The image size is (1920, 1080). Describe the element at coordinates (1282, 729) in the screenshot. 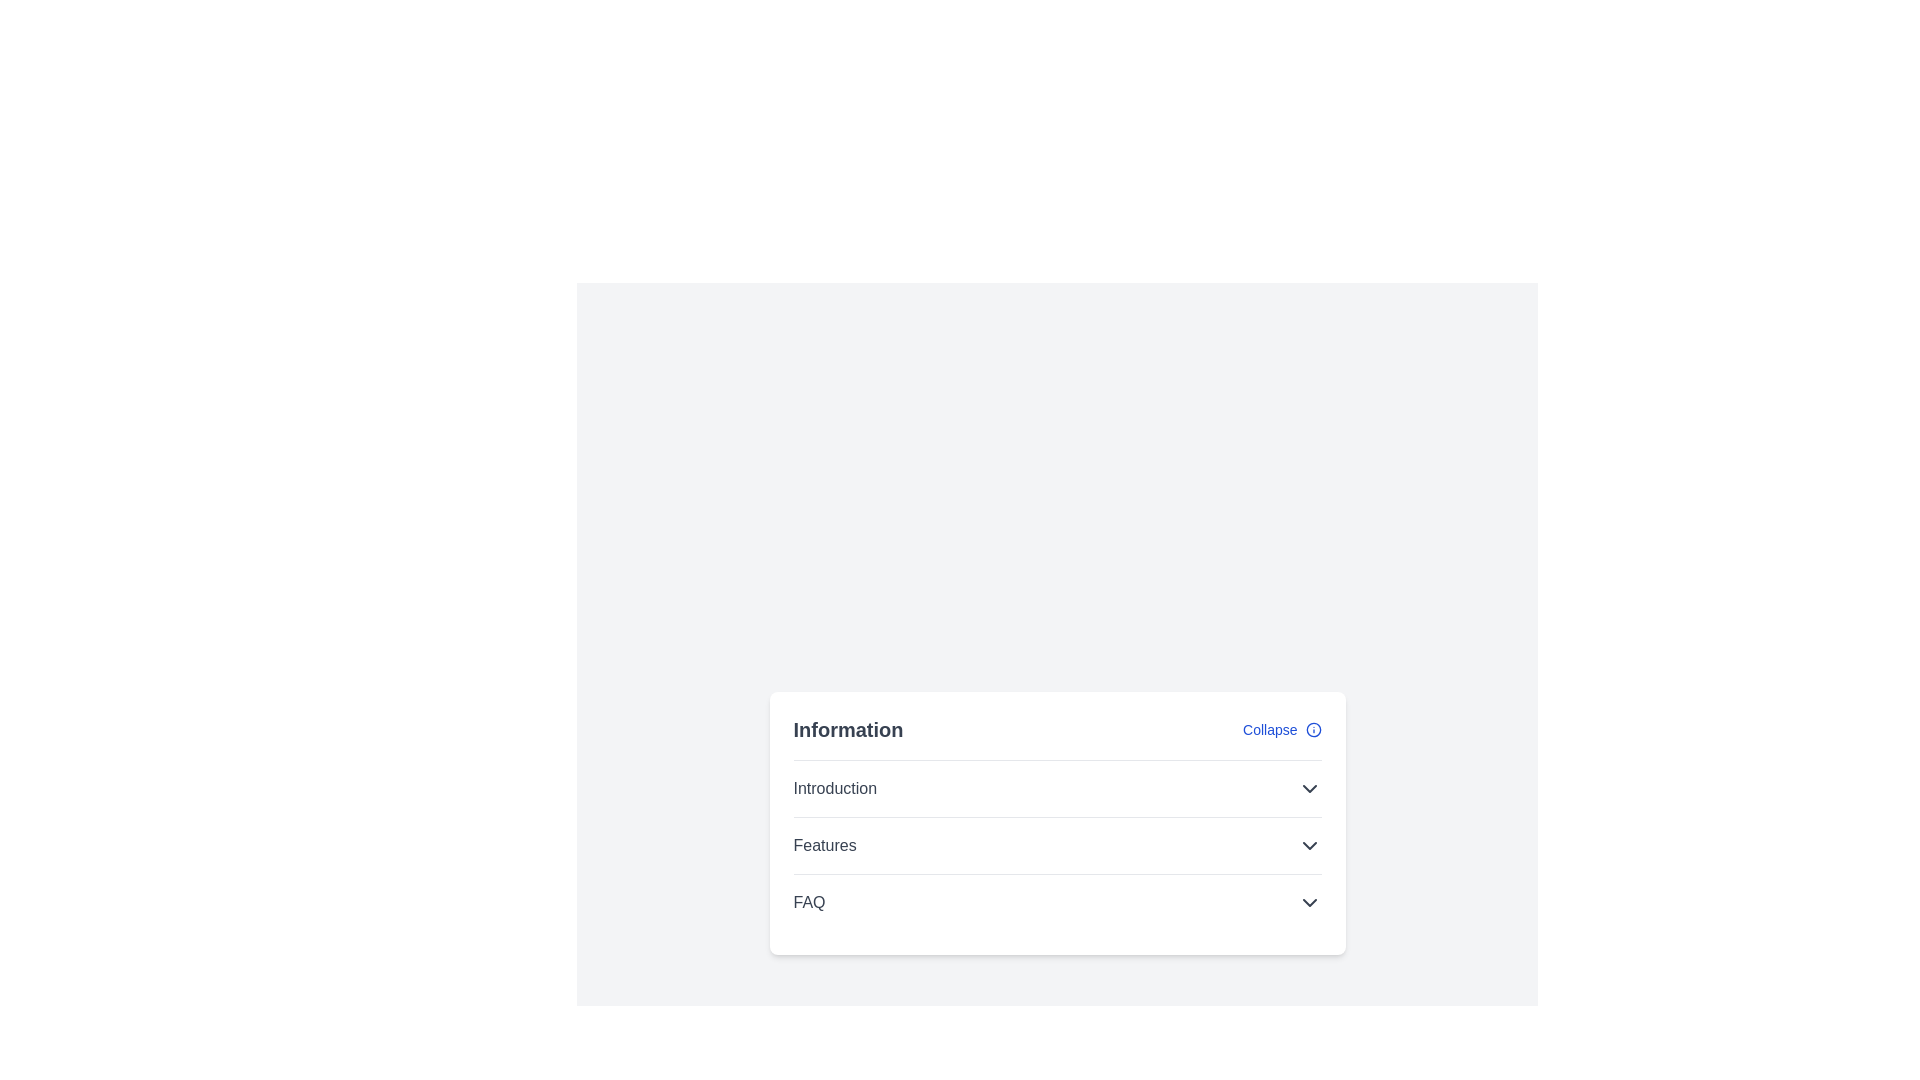

I see `the toggle button located in the upper-right corner of the 'Information' section` at that location.